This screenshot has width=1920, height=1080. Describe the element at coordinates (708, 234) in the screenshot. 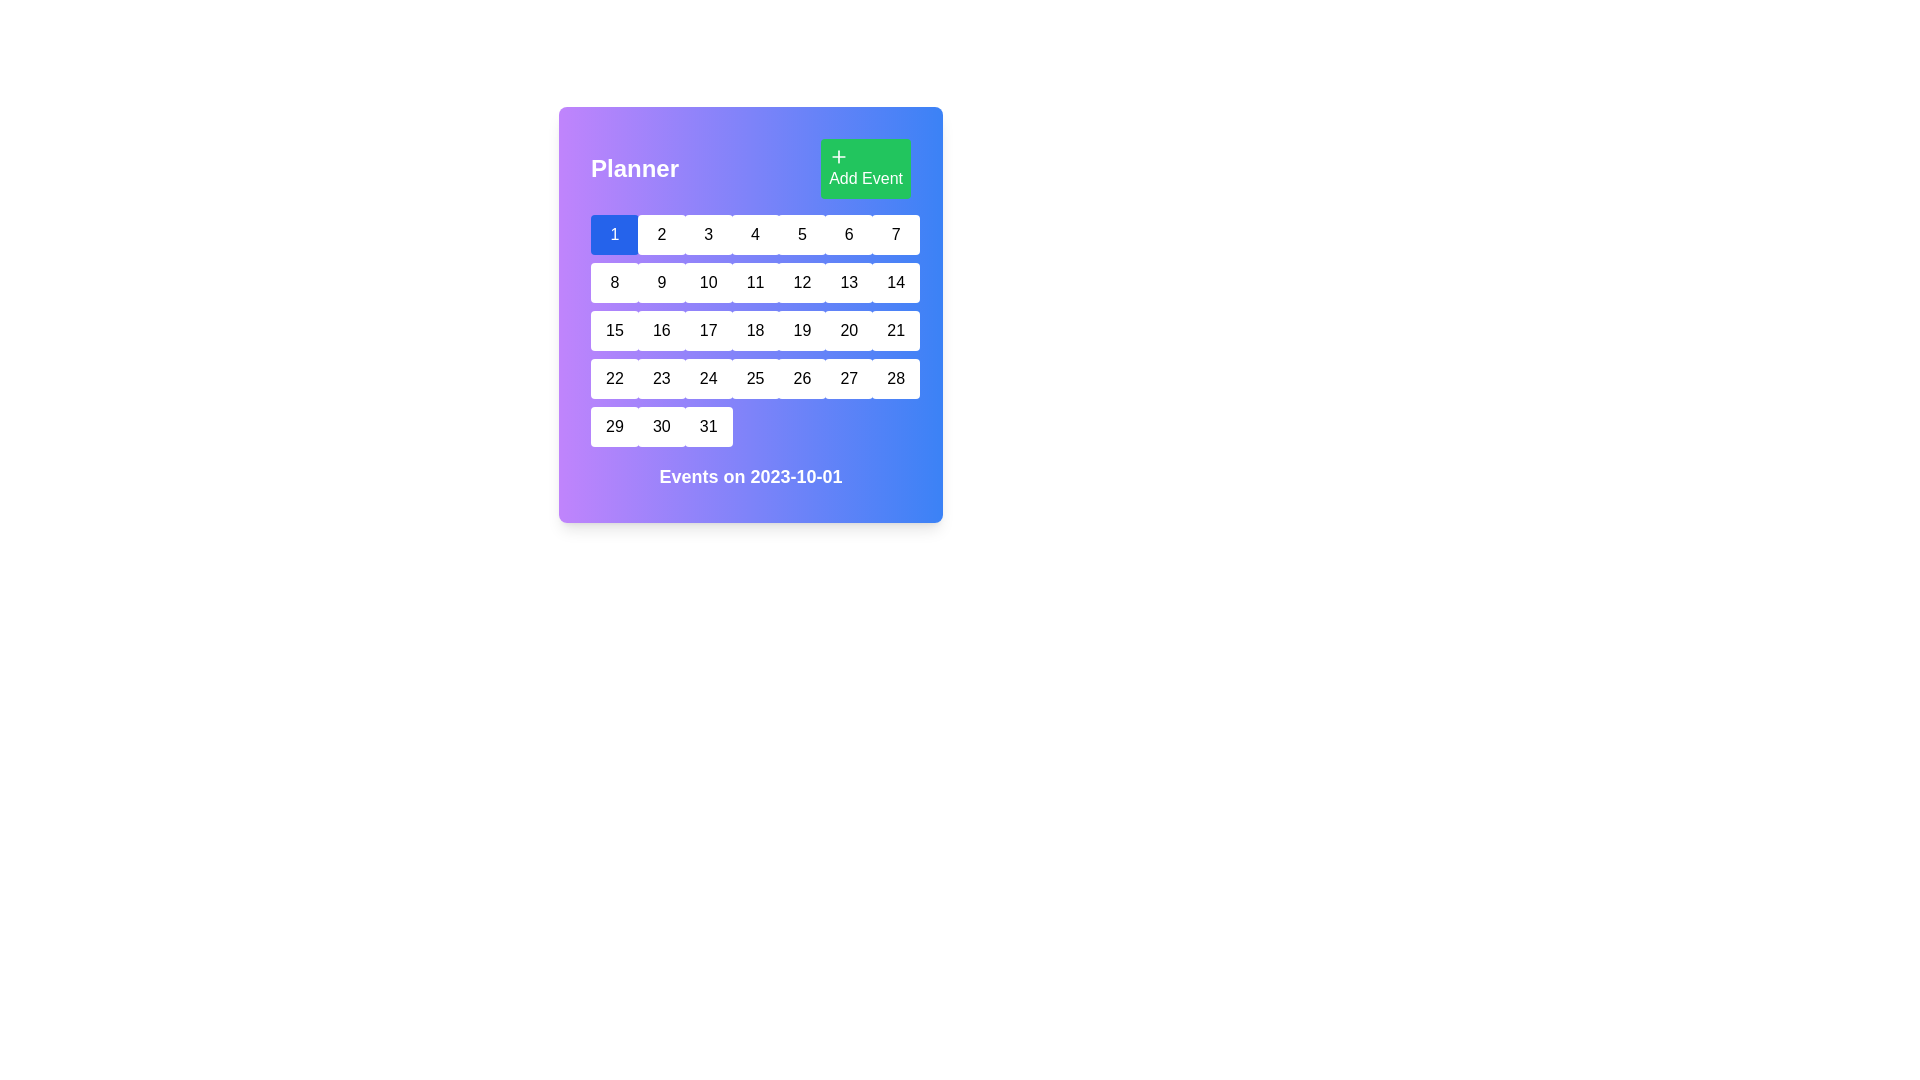

I see `the rounded rectangular button with a white background and black text displaying the number '3'` at that location.